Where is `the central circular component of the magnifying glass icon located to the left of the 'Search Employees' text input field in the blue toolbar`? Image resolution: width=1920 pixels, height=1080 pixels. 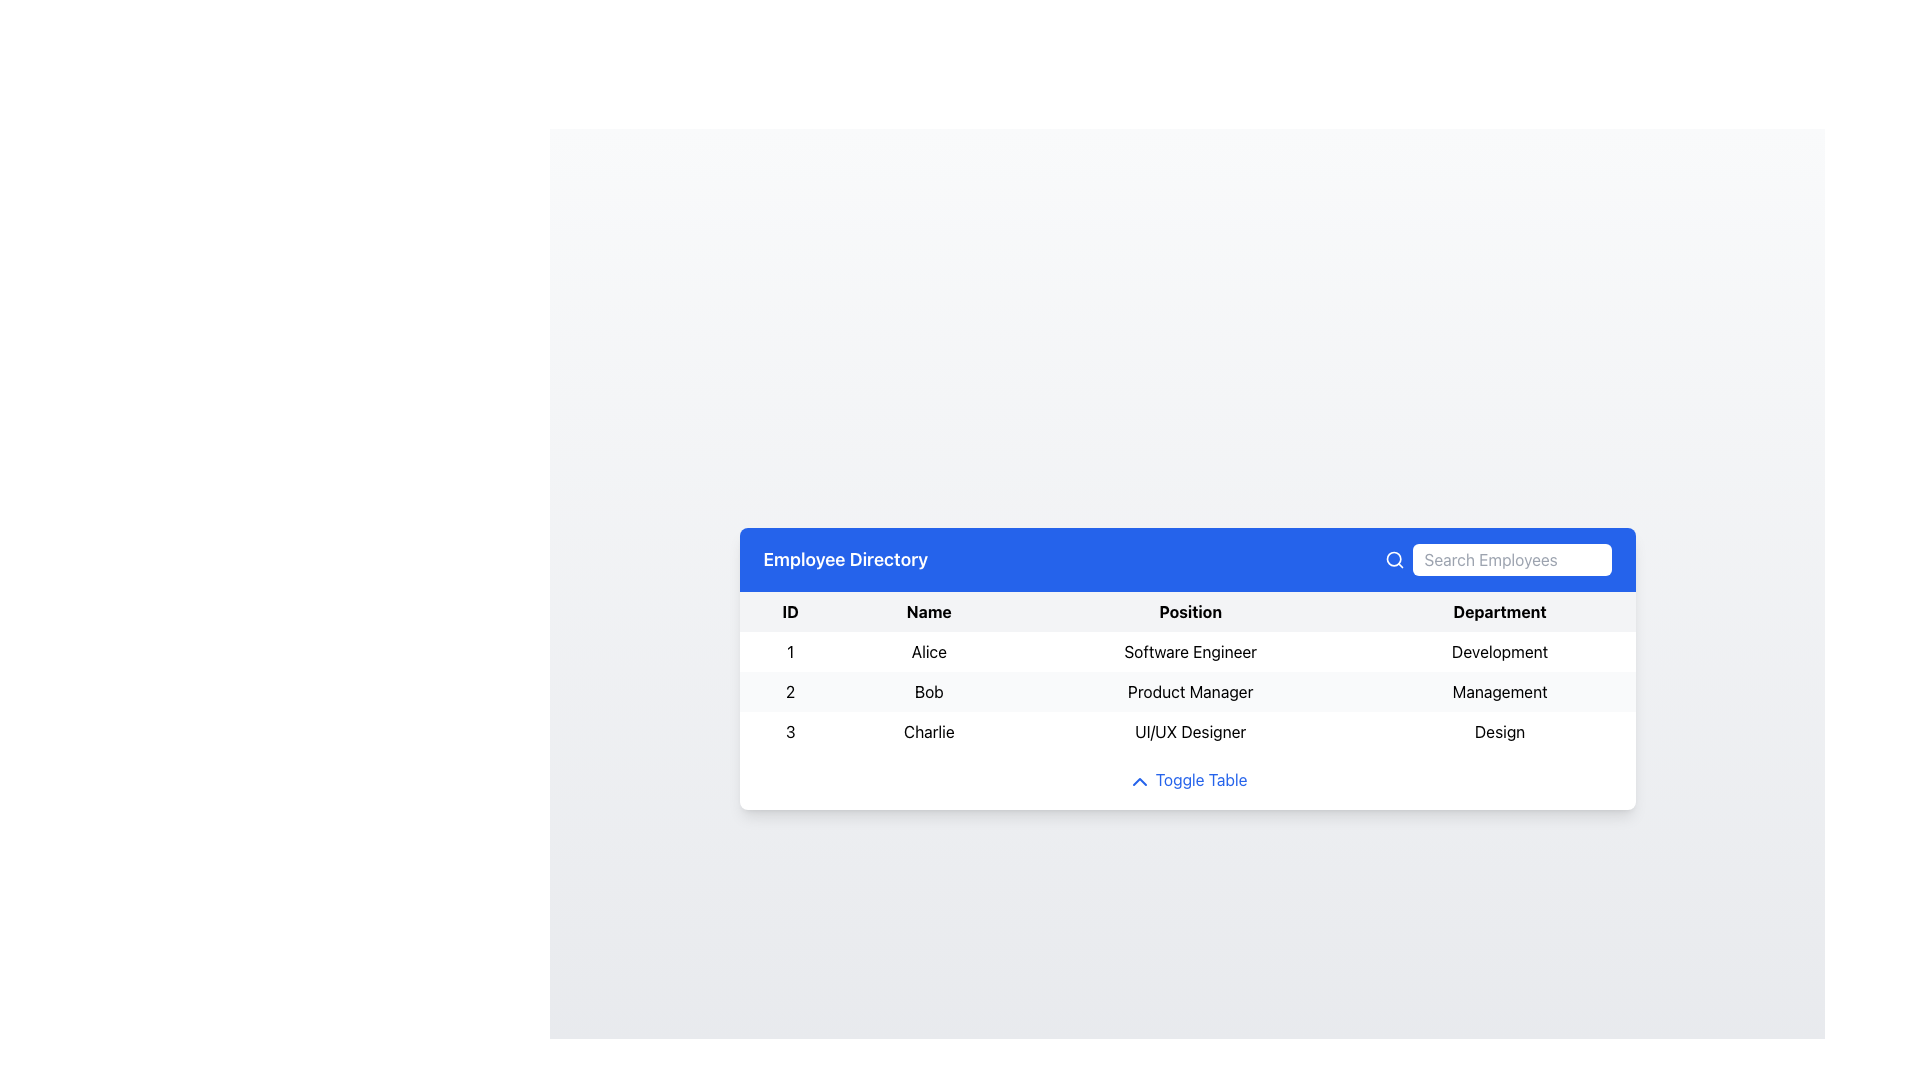 the central circular component of the magnifying glass icon located to the left of the 'Search Employees' text input field in the blue toolbar is located at coordinates (1392, 559).